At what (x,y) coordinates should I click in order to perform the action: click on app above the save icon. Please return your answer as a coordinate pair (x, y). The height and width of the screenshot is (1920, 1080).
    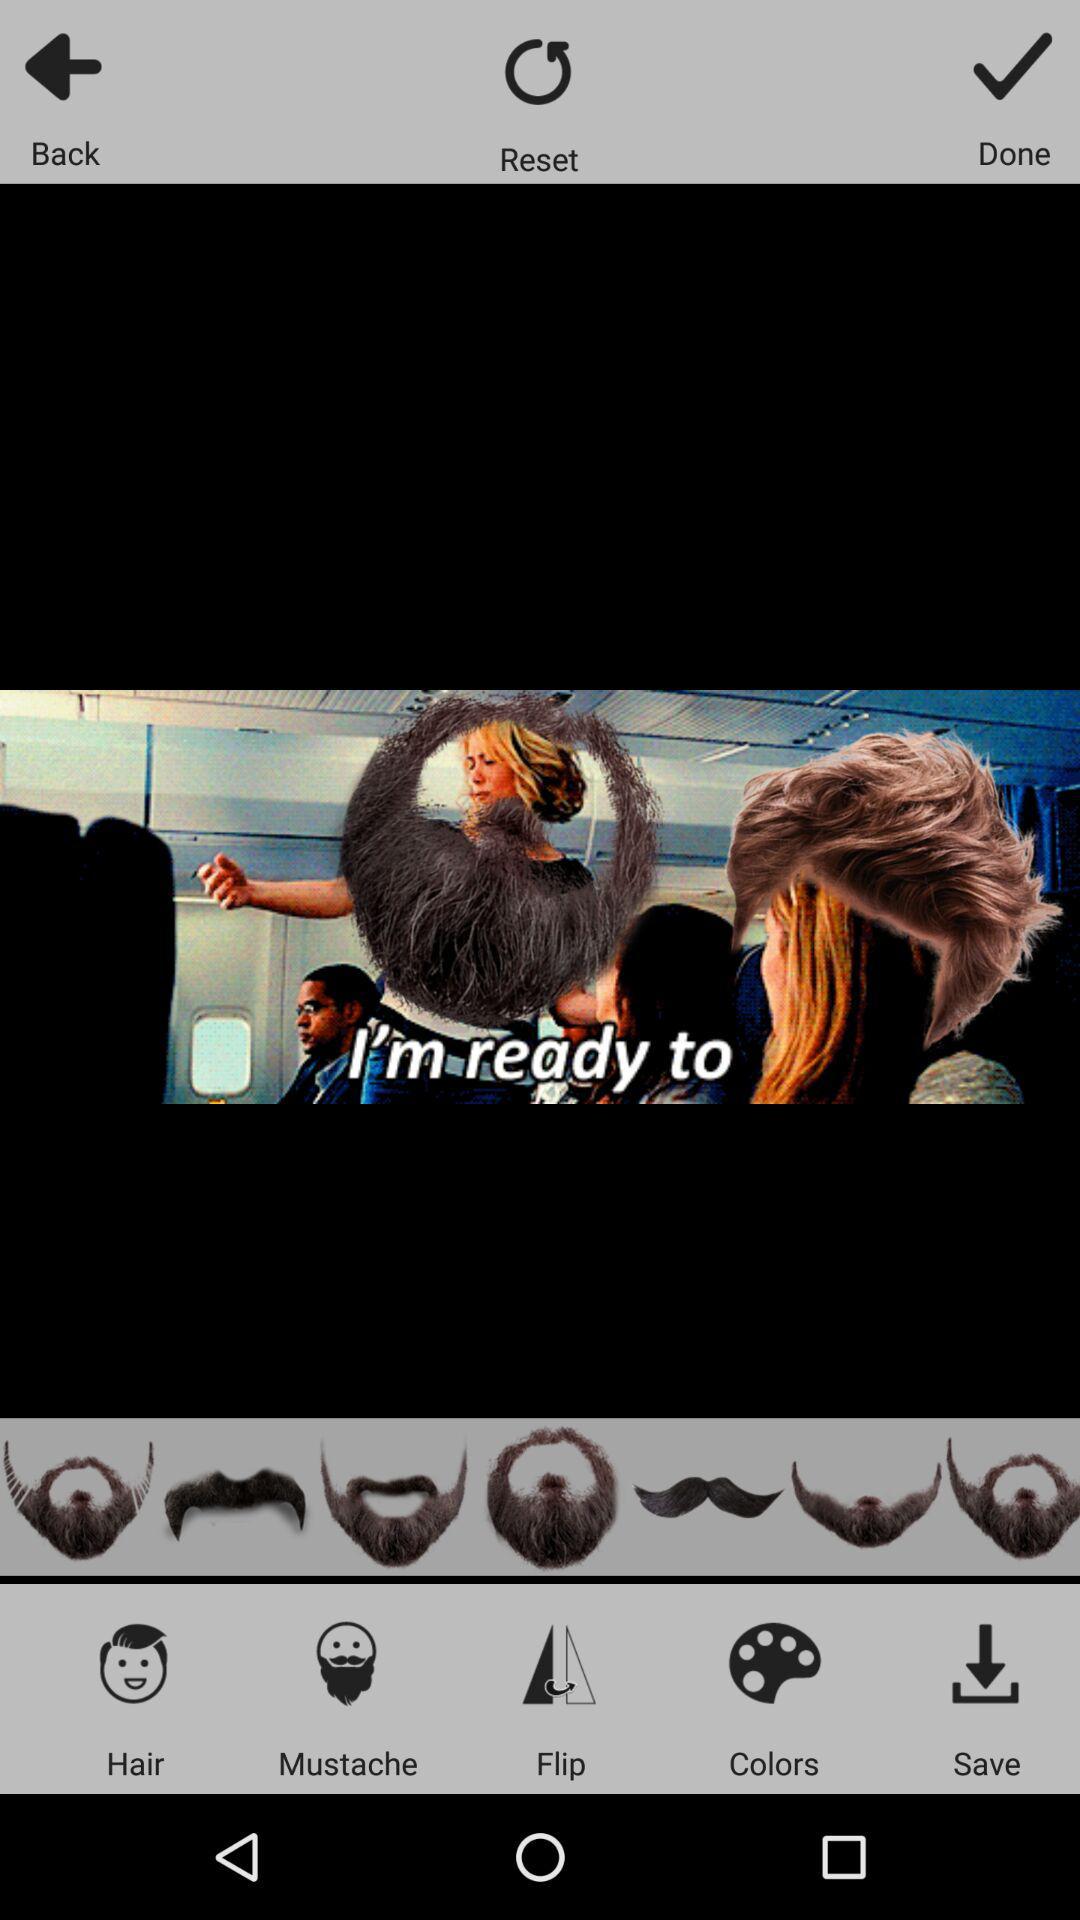
    Looking at the image, I should click on (986, 1662).